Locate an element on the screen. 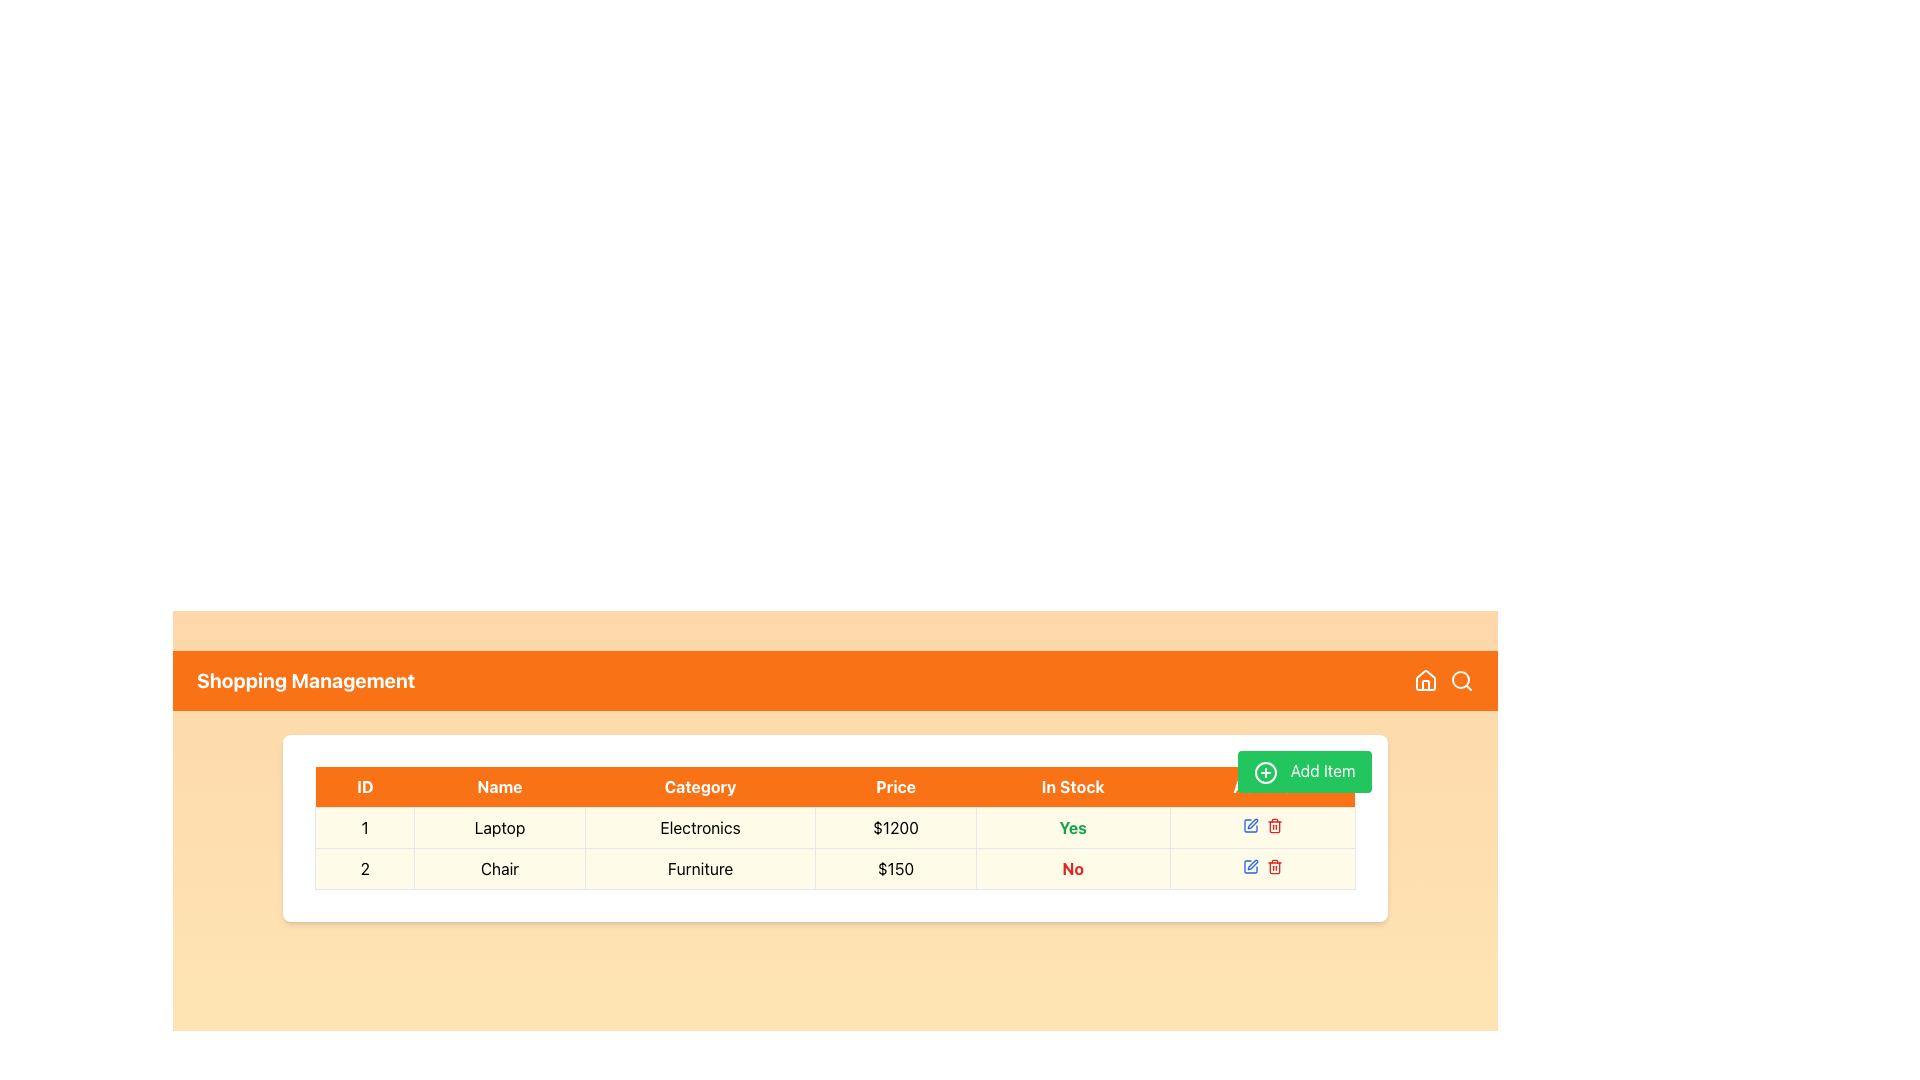  the price display text for the item 'Chair' located in the fourth column of the second row of the table is located at coordinates (895, 867).